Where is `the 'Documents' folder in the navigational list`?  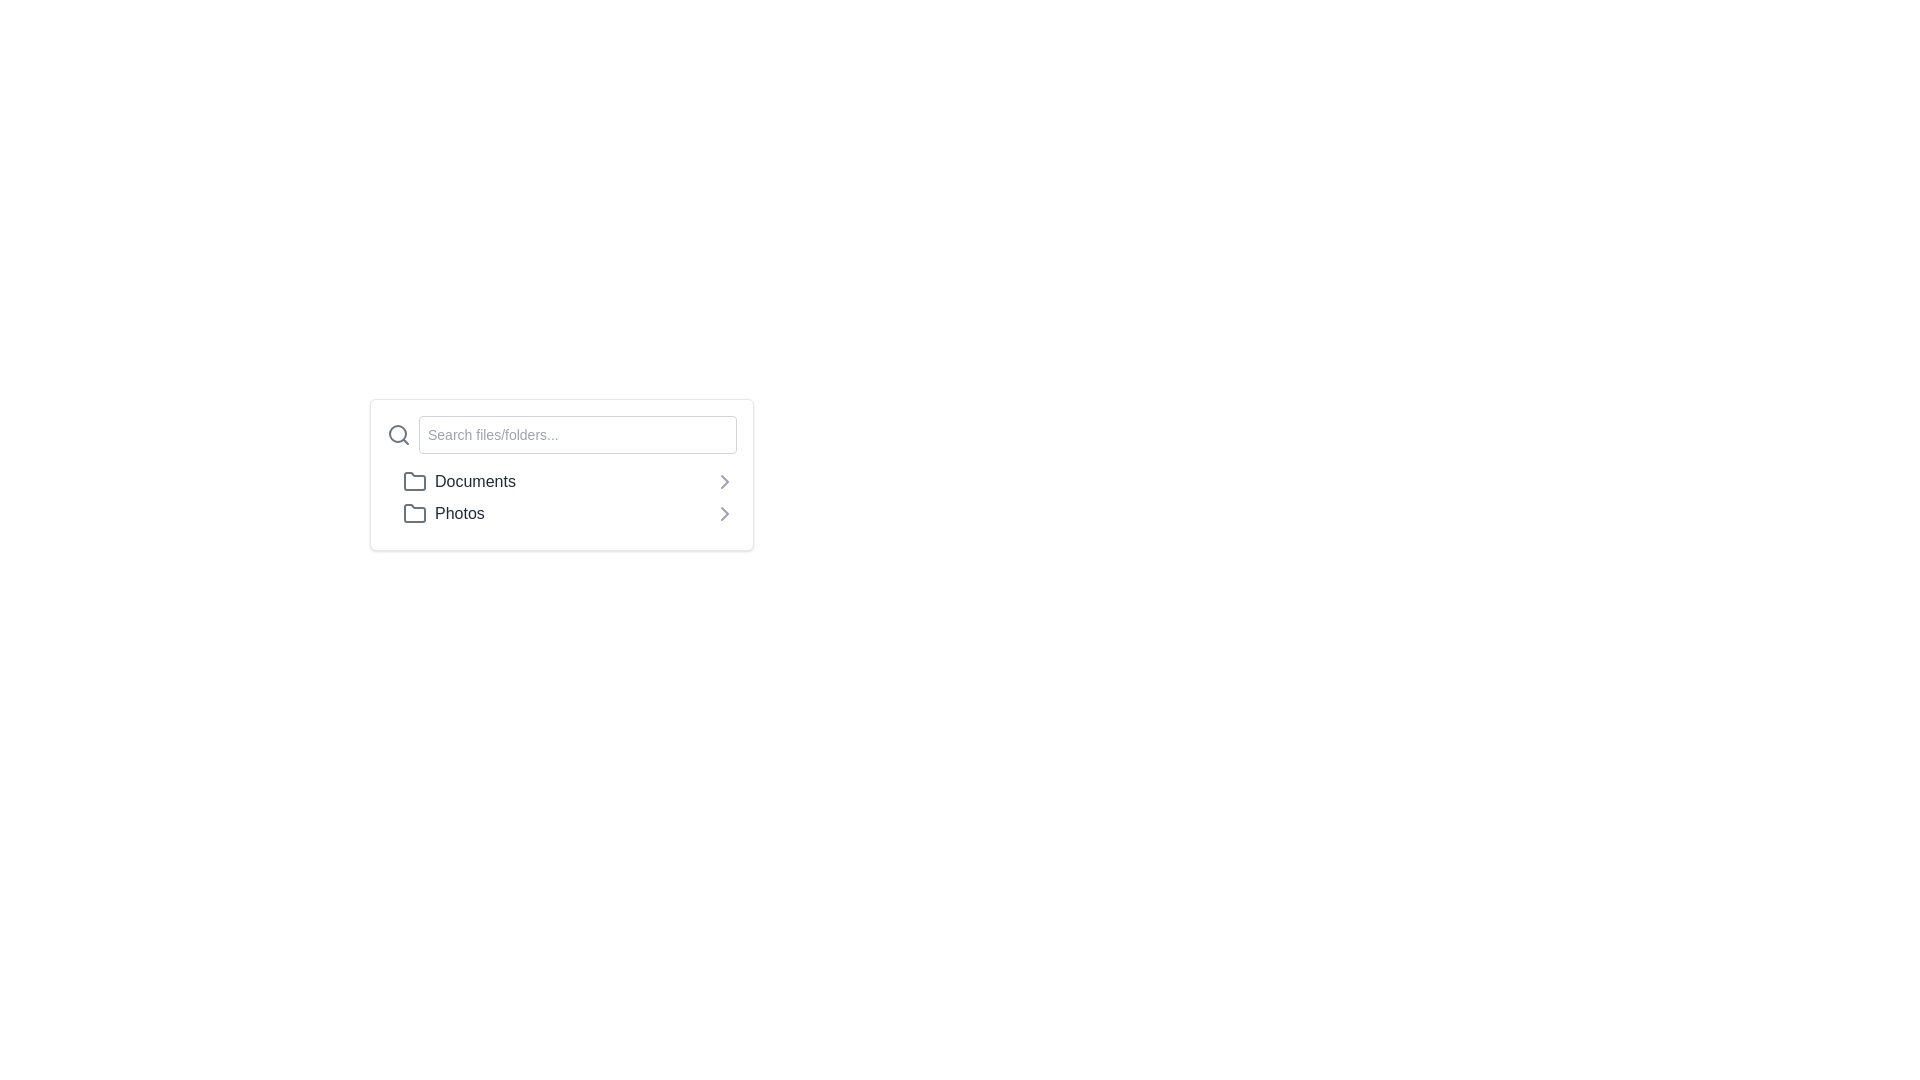 the 'Documents' folder in the navigational list is located at coordinates (560, 496).